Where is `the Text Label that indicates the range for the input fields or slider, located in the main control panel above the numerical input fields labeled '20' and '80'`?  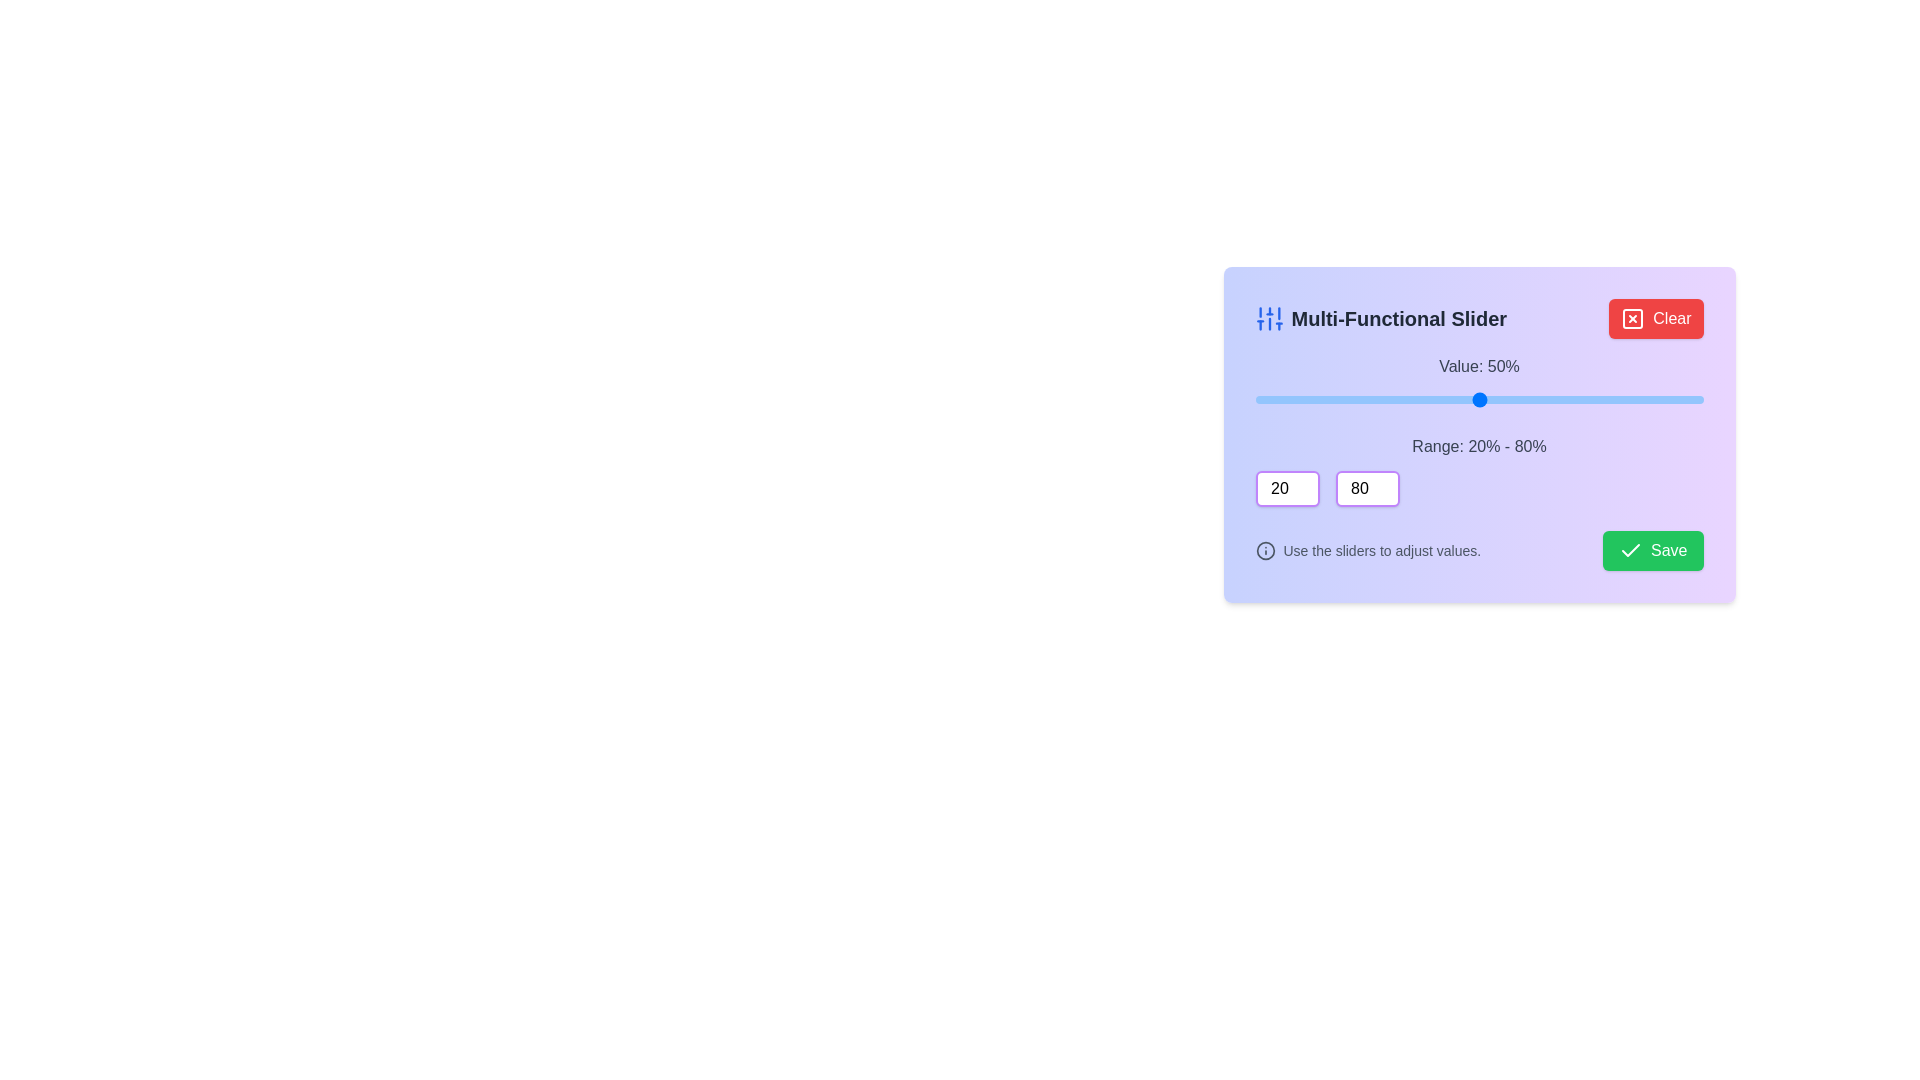 the Text Label that indicates the range for the input fields or slider, located in the main control panel above the numerical input fields labeled '20' and '80' is located at coordinates (1479, 446).